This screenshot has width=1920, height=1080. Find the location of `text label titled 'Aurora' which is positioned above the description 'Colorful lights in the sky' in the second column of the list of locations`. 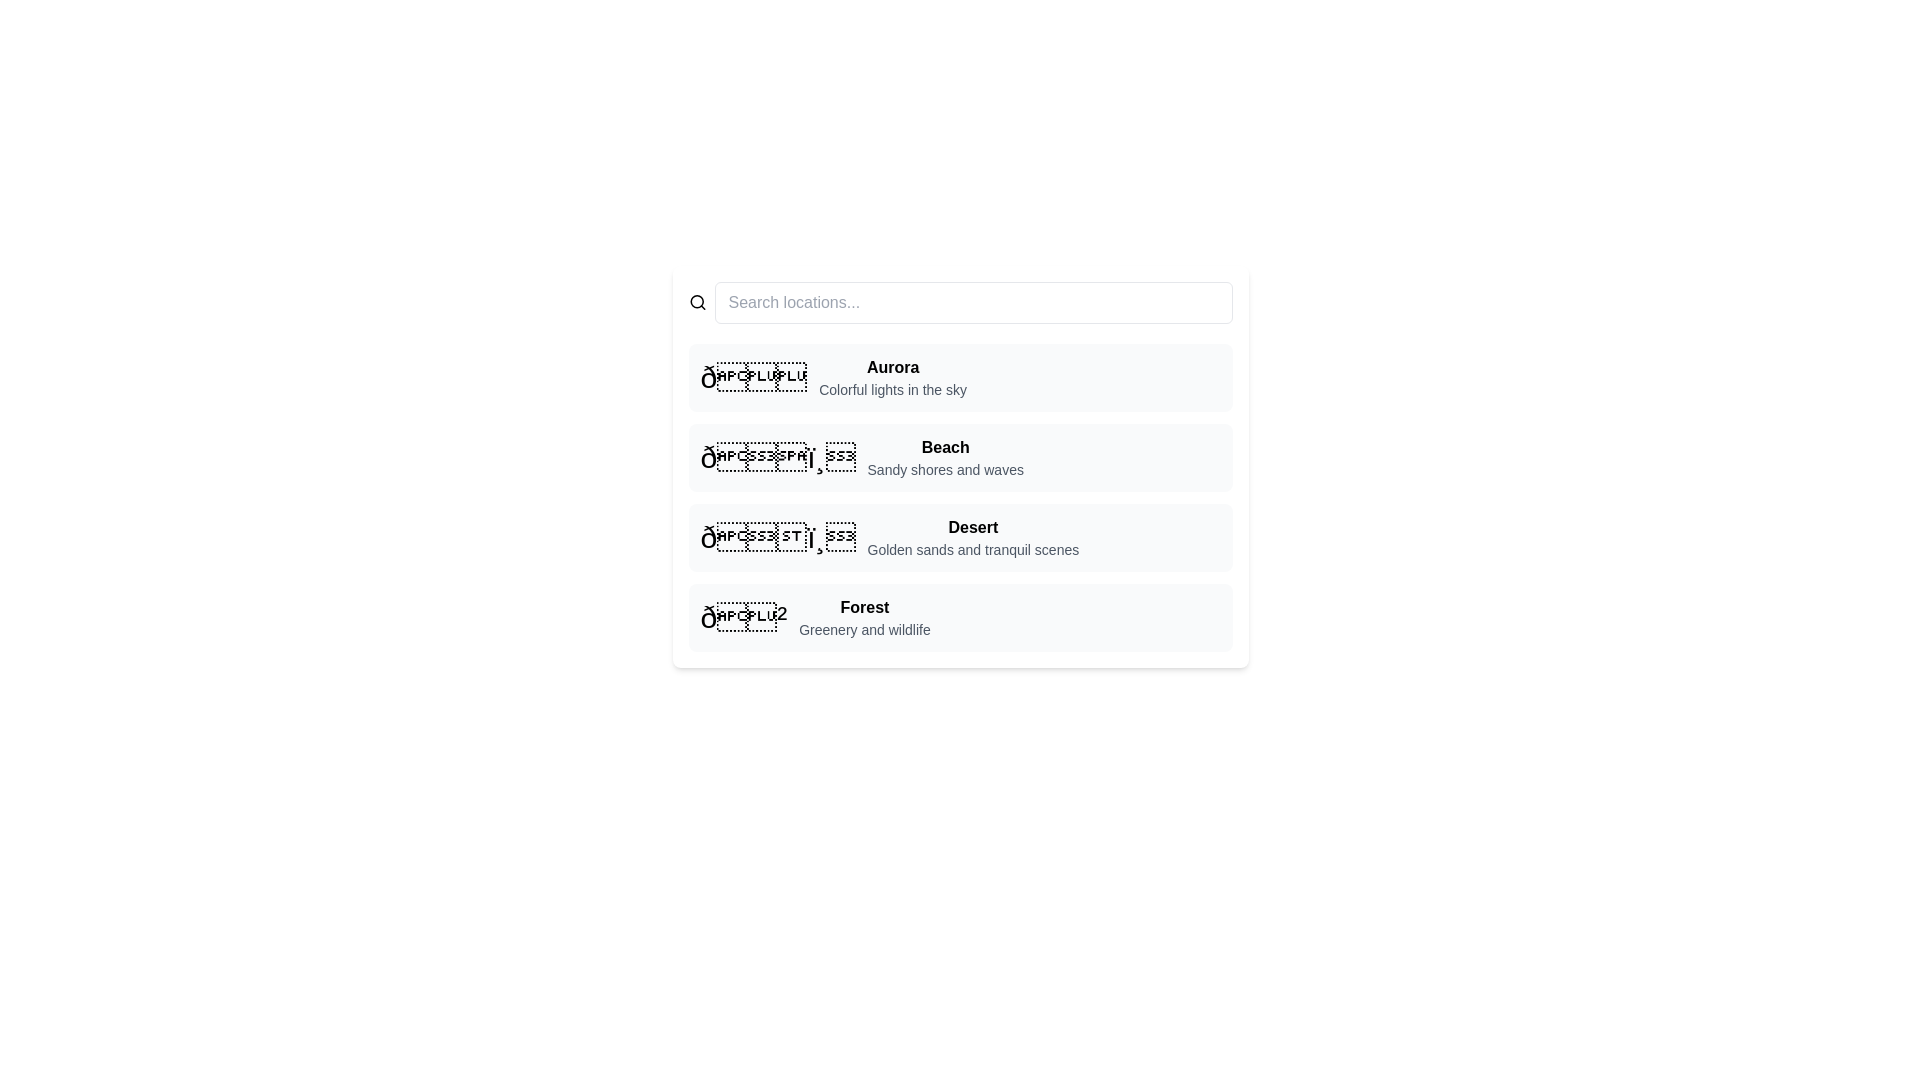

text label titled 'Aurora' which is positioned above the description 'Colorful lights in the sky' in the second column of the list of locations is located at coordinates (892, 367).